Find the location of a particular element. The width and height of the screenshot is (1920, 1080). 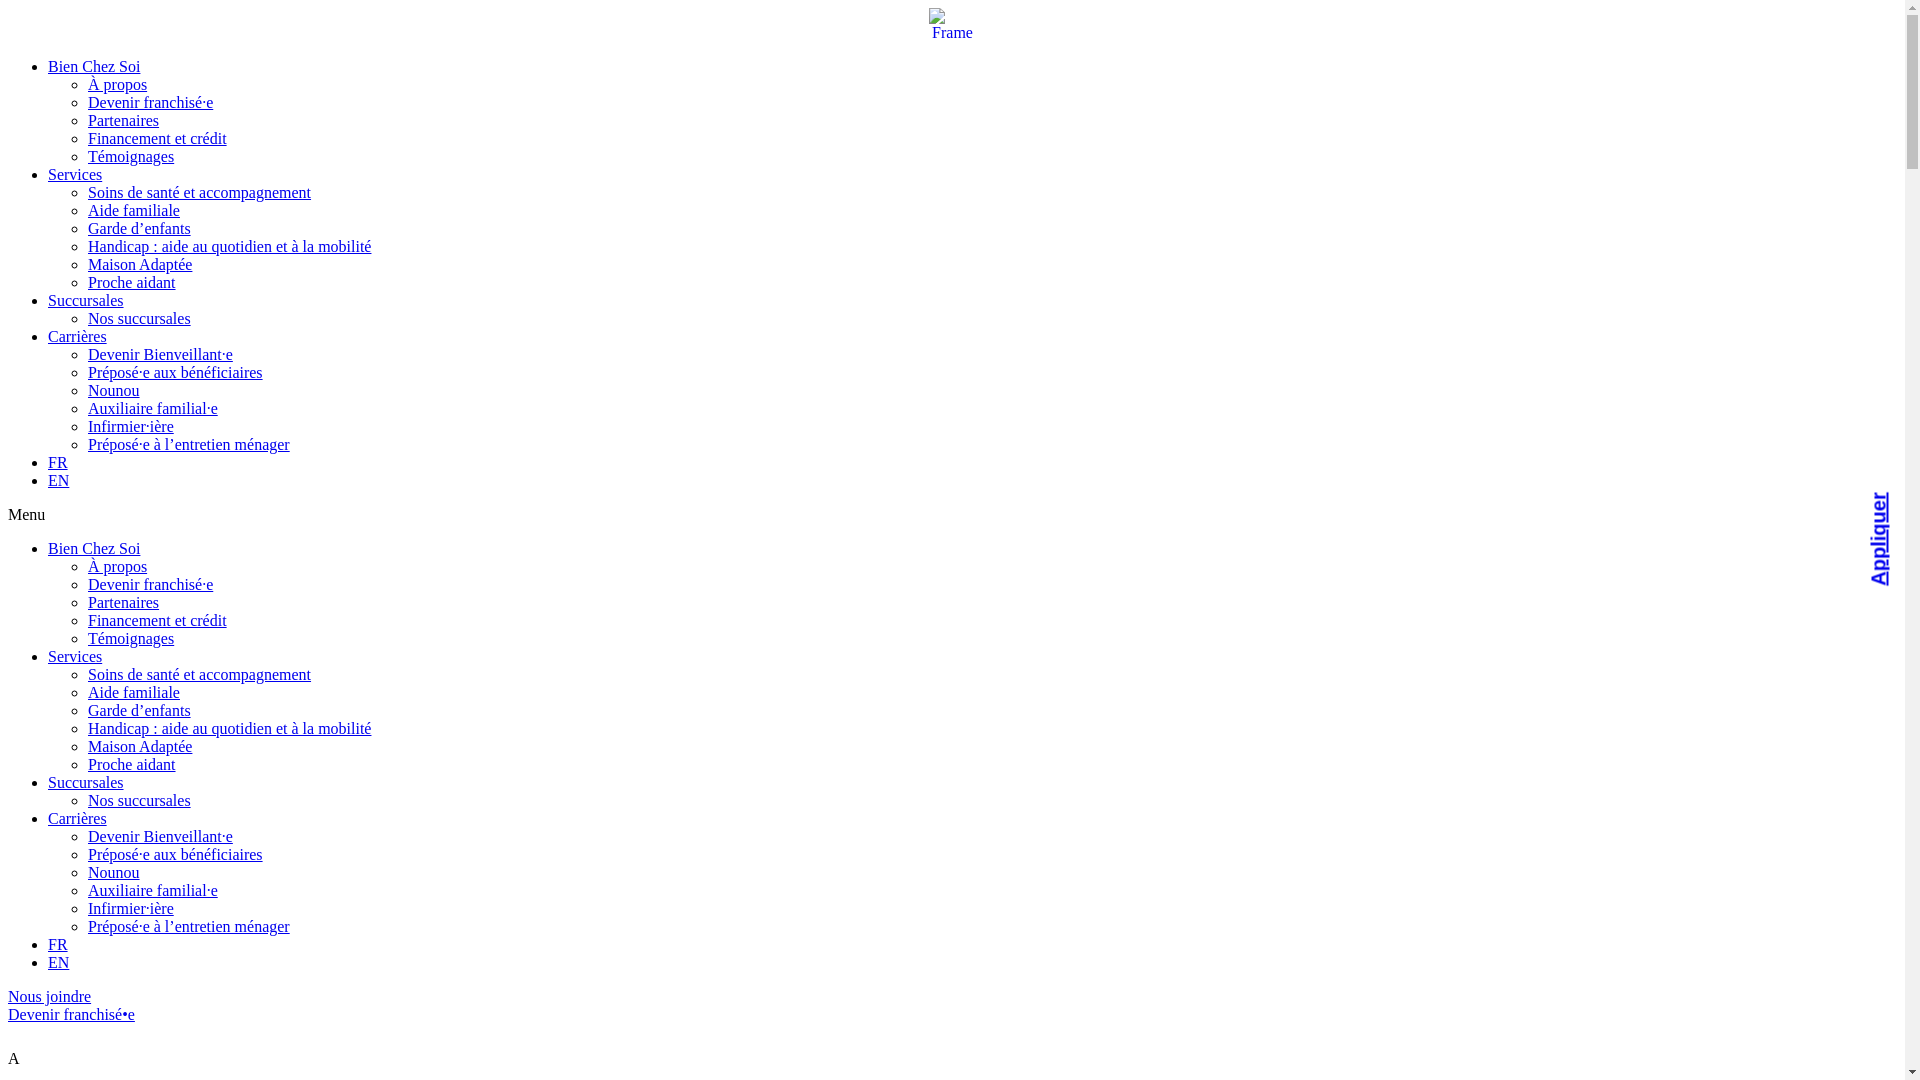

'Frame' is located at coordinates (950, 24).